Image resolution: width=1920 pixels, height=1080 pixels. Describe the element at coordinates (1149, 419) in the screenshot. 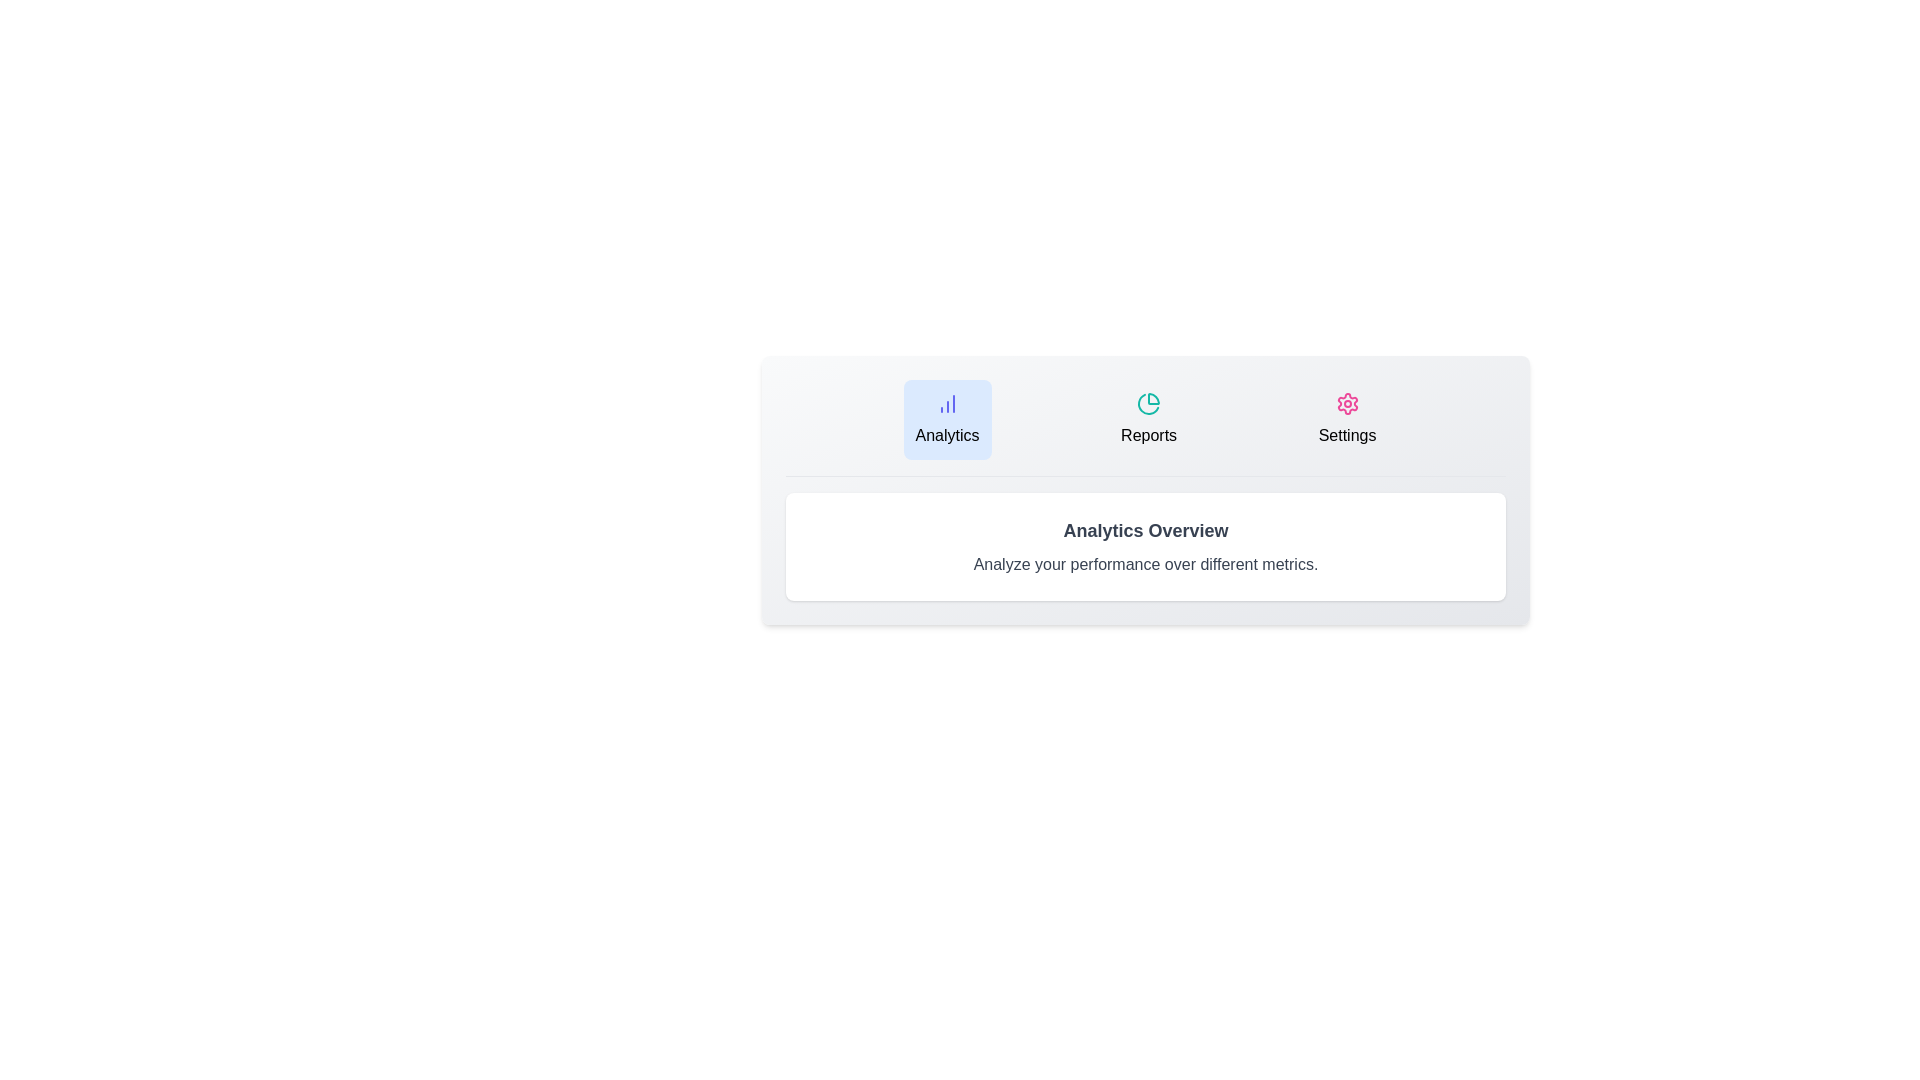

I see `the tab button labeled Reports to observe its hover effect` at that location.